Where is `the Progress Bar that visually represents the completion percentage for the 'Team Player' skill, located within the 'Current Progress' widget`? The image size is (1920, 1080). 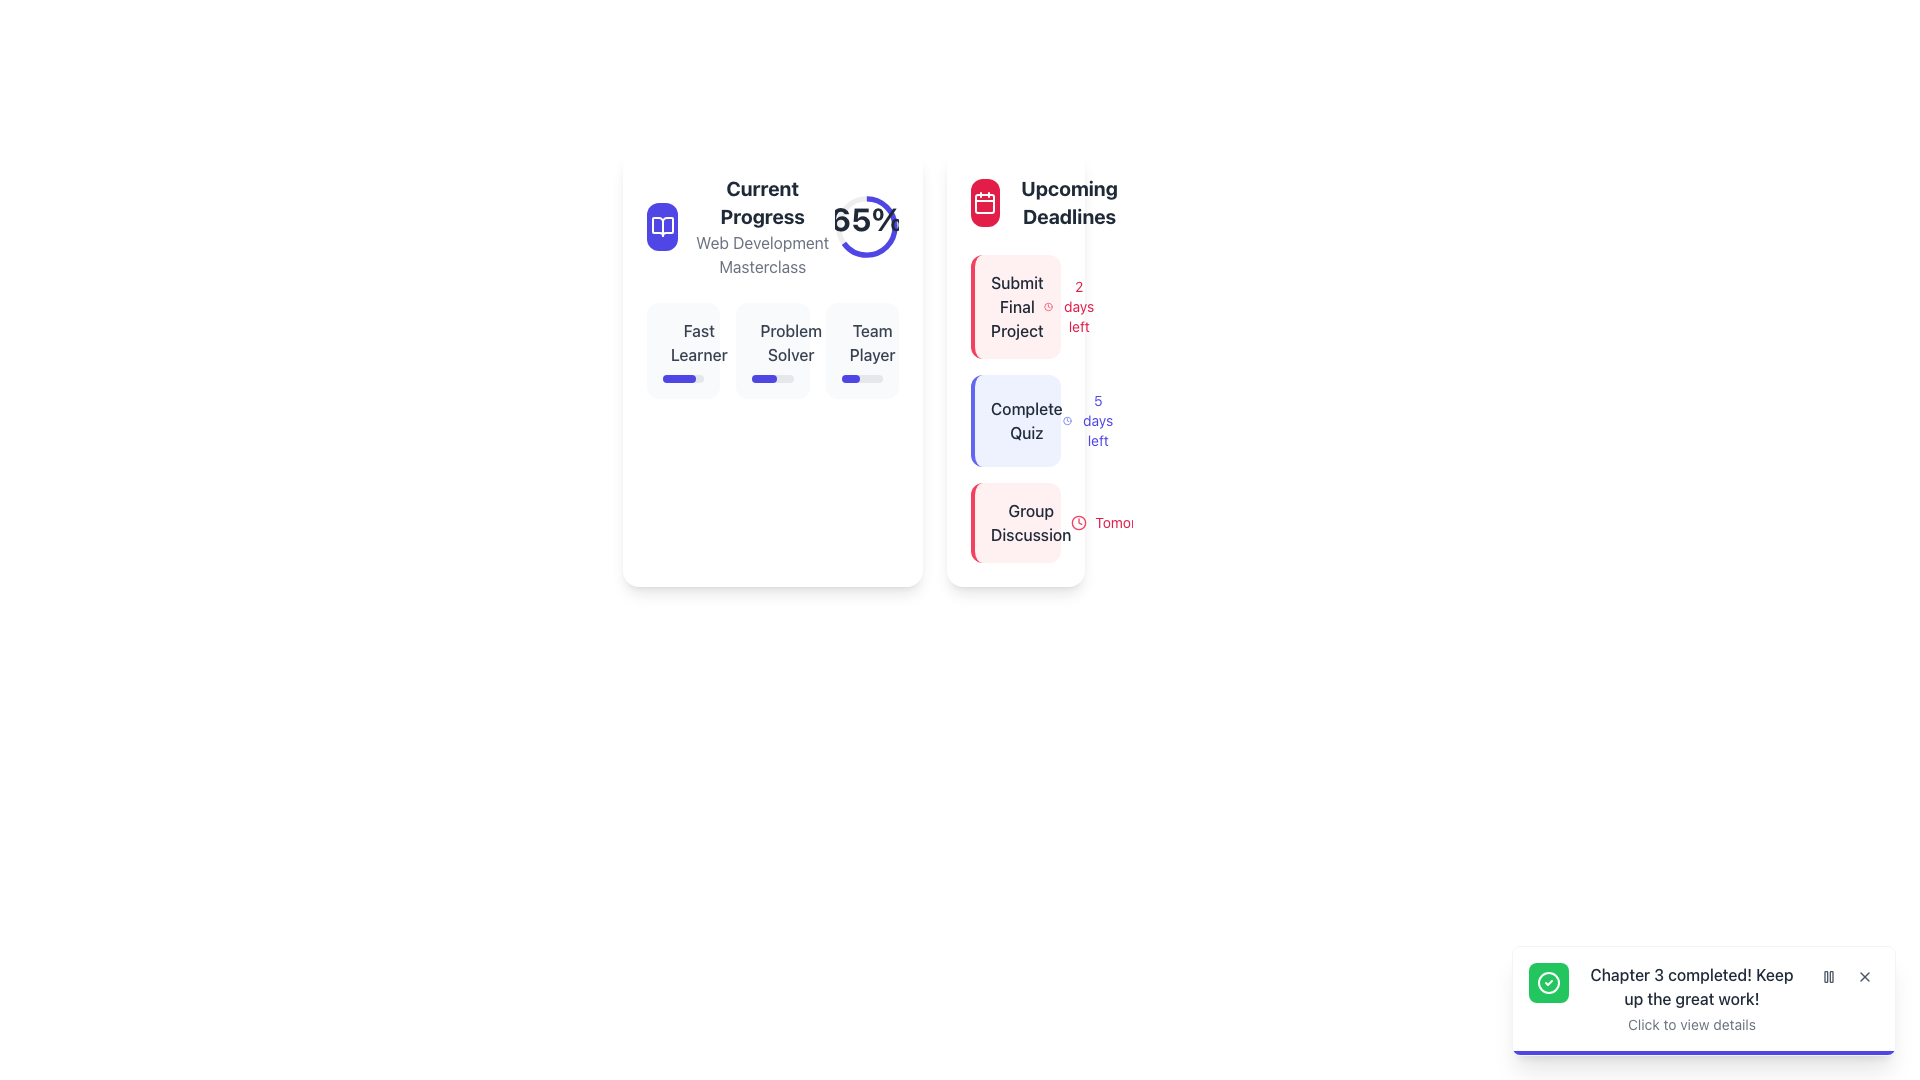
the Progress Bar that visually represents the completion percentage for the 'Team Player' skill, located within the 'Current Progress' widget is located at coordinates (862, 378).